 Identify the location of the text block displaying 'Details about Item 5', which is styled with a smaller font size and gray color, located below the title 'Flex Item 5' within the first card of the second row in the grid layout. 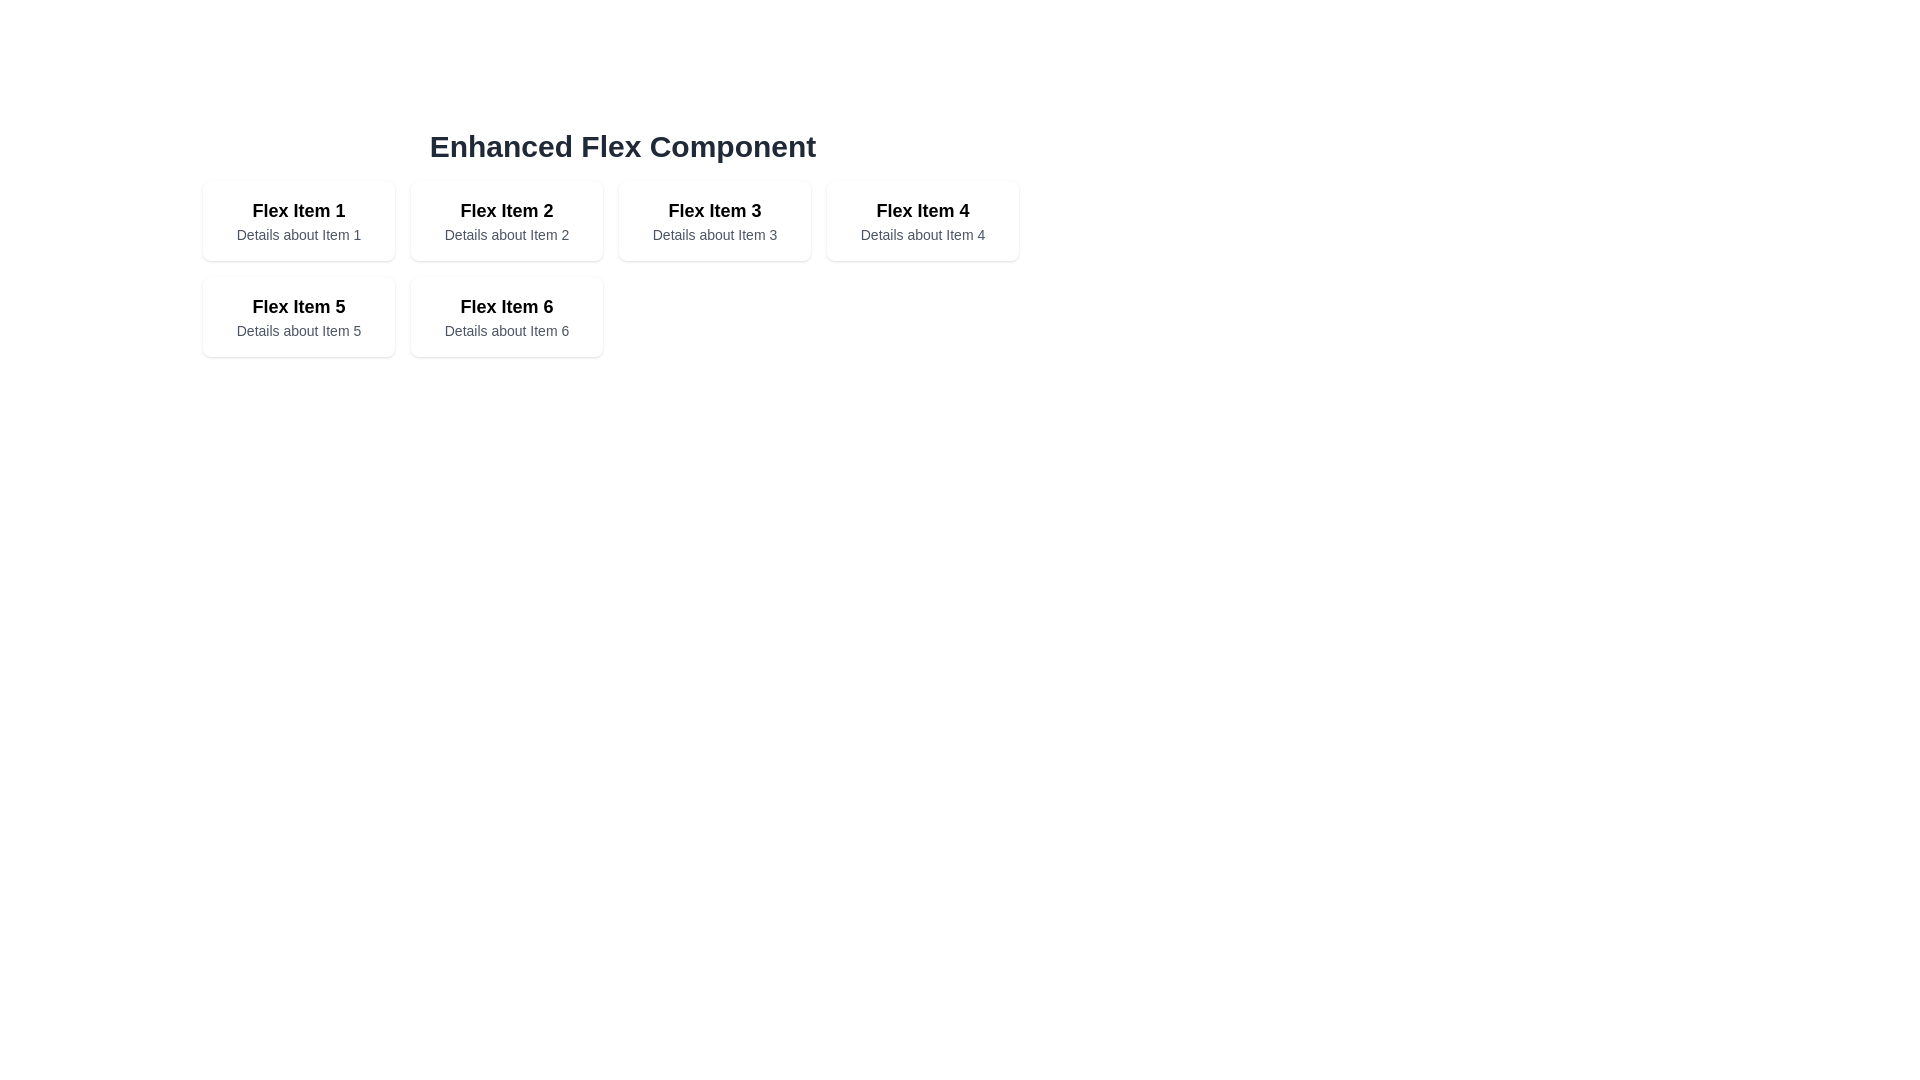
(297, 330).